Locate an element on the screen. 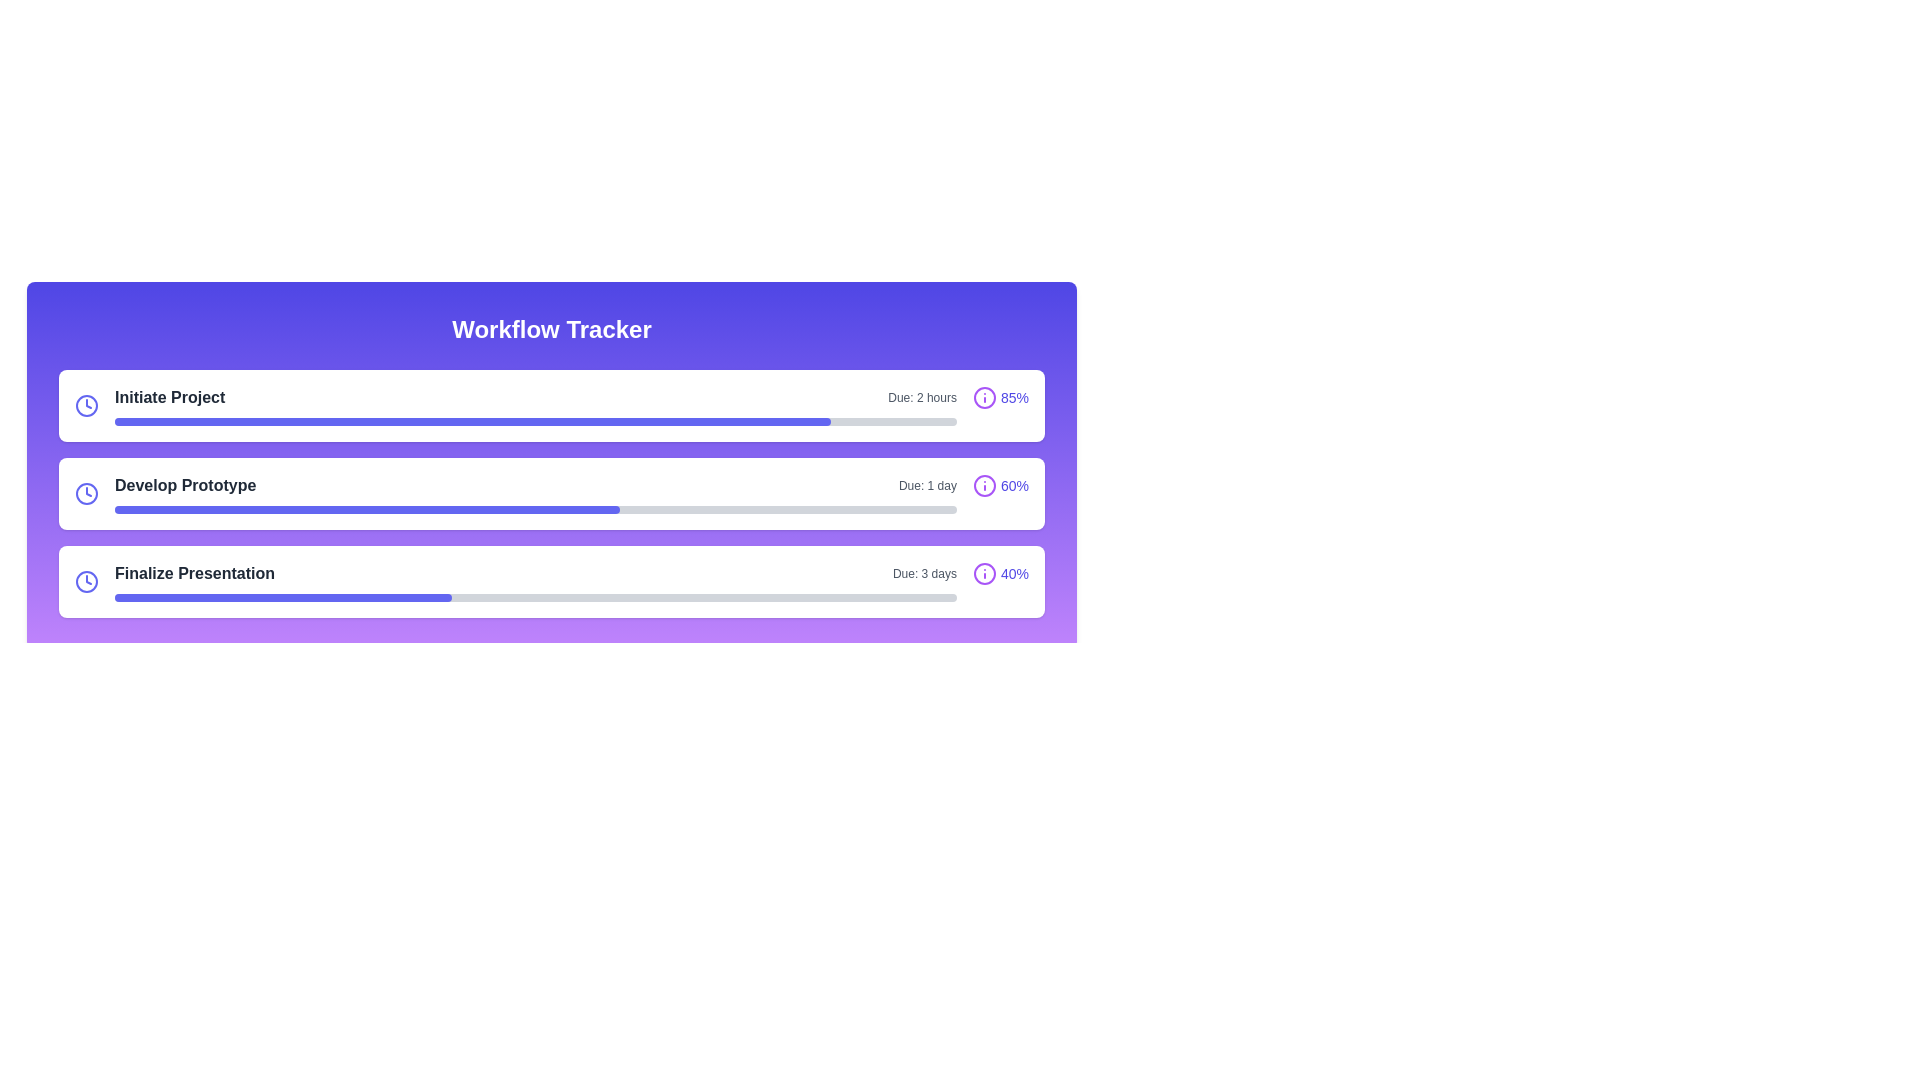 This screenshot has width=1920, height=1080. the indigo progress indicator bar located within the 'Develop Prototype' section of the workflow tracker is located at coordinates (367, 508).